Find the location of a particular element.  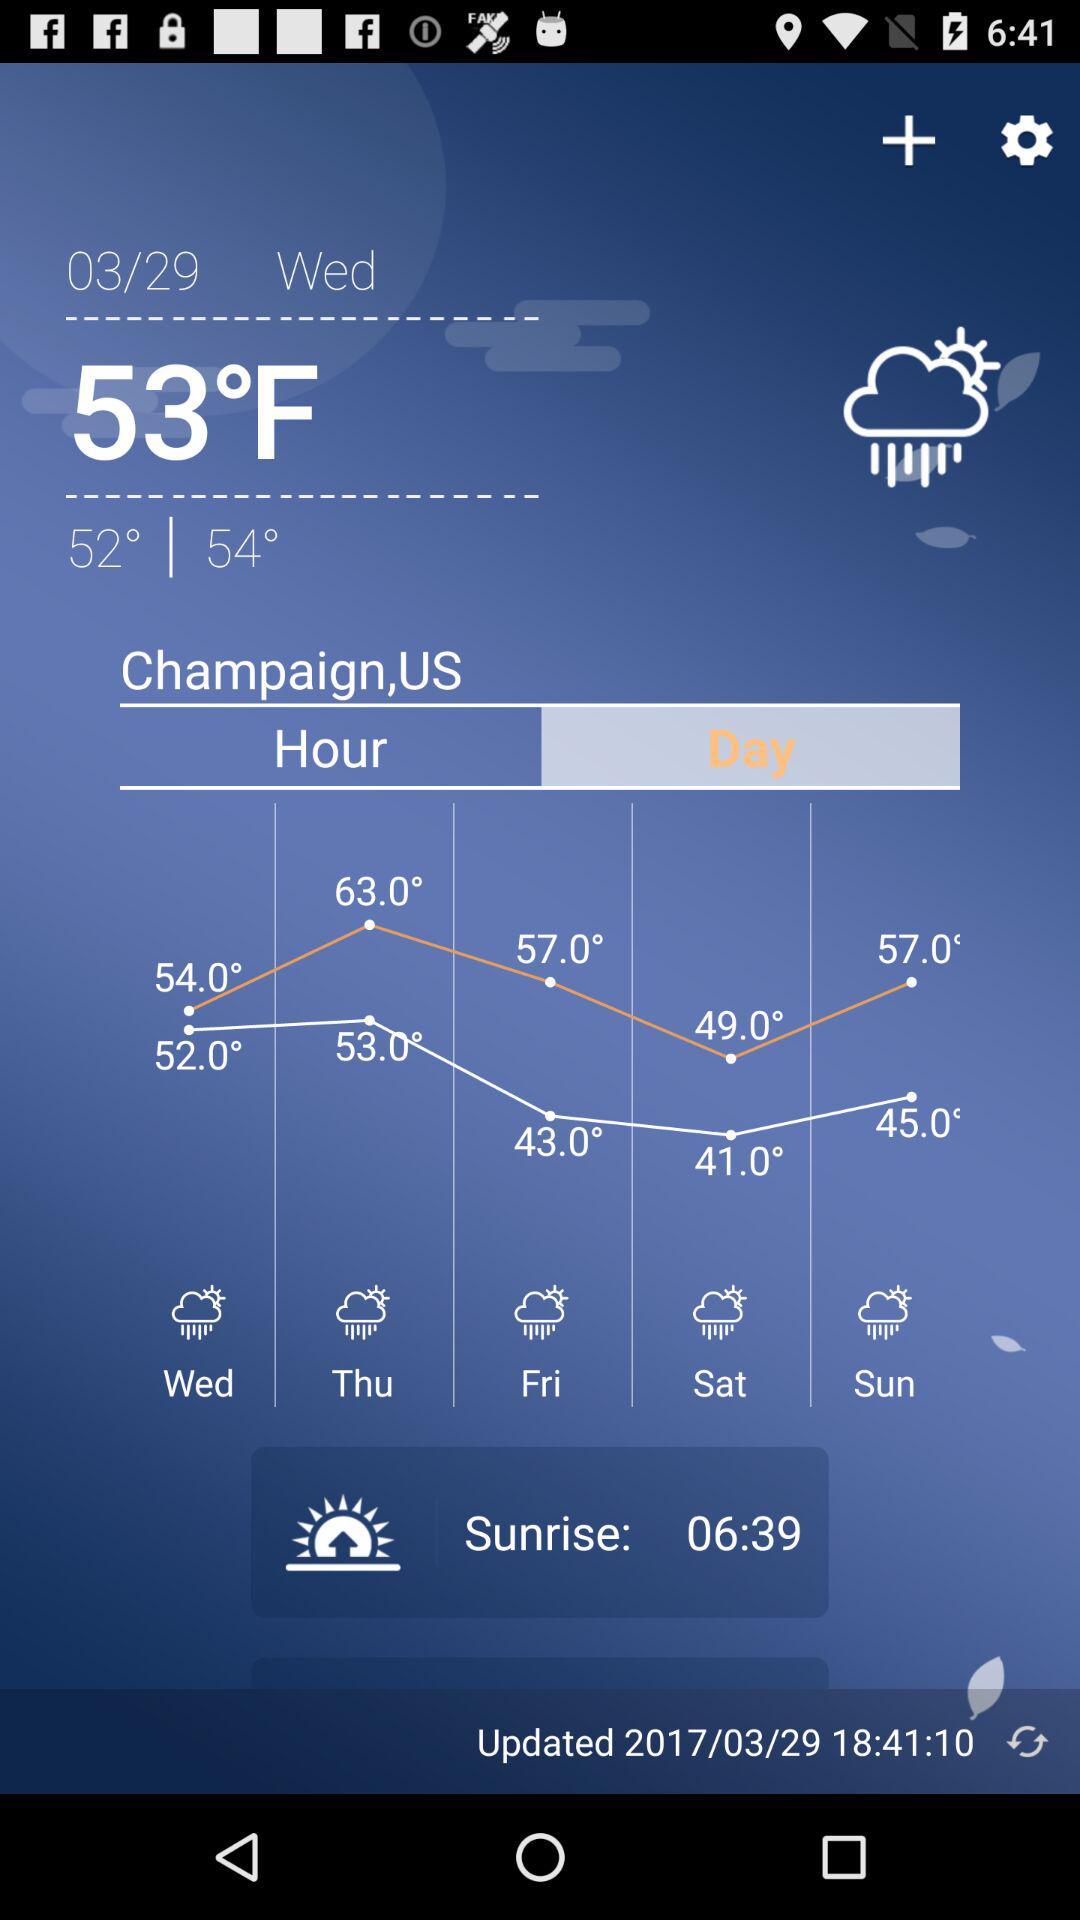

button next to the day icon is located at coordinates (329, 745).